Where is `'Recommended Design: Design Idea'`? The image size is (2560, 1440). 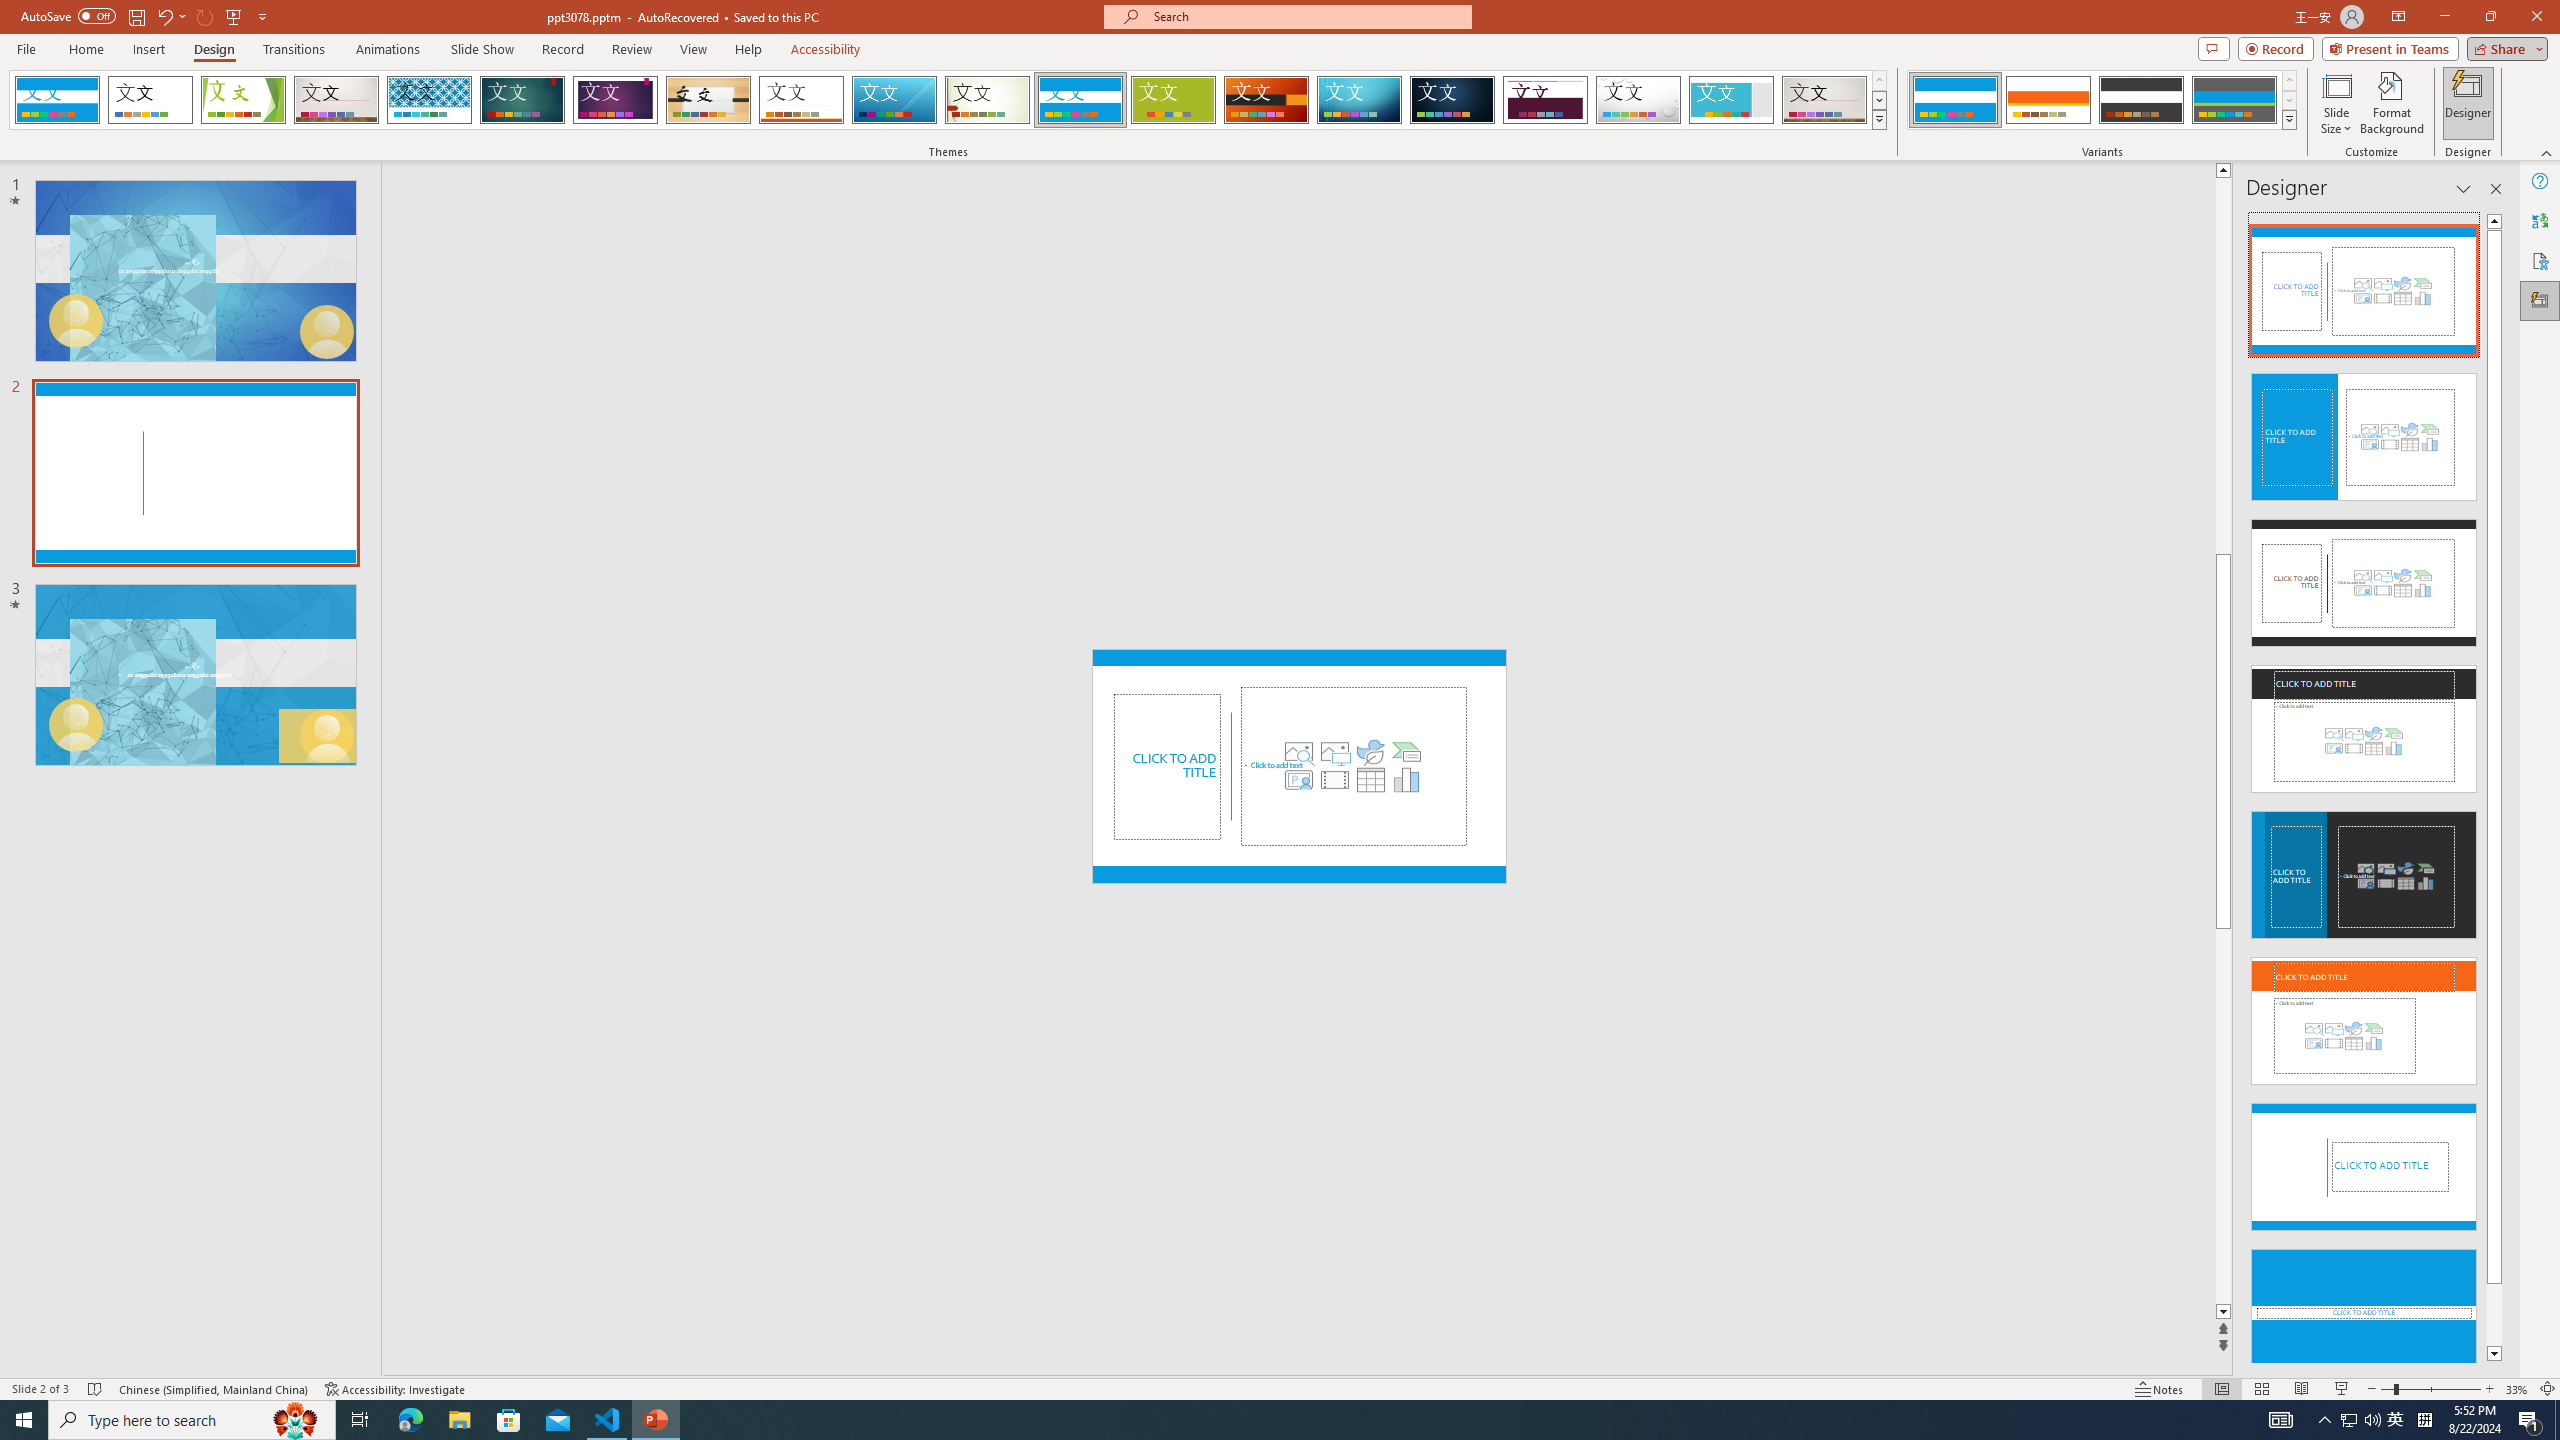
'Recommended Design: Design Idea' is located at coordinates (2364, 284).